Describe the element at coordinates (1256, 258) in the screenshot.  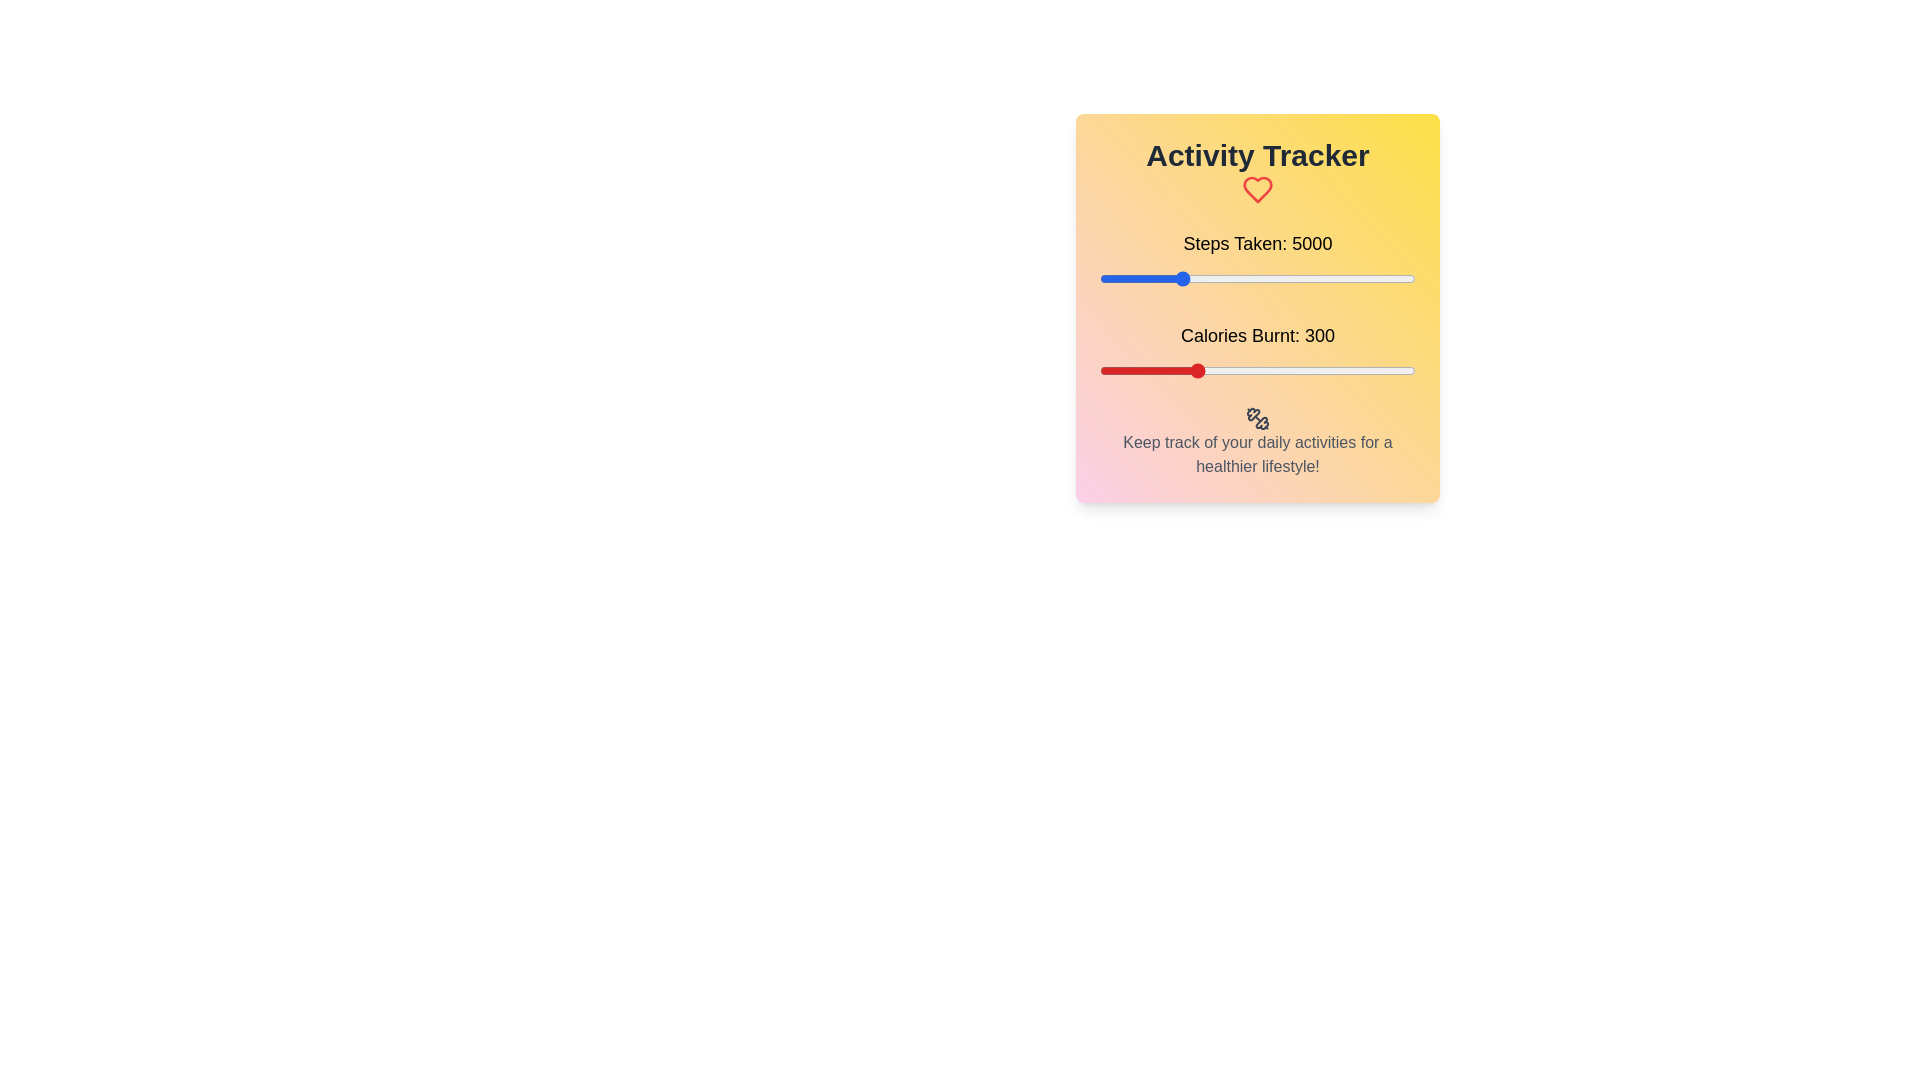
I see `the handle of the blue and gray slider labeled 'Steps Taken: 5000'` at that location.